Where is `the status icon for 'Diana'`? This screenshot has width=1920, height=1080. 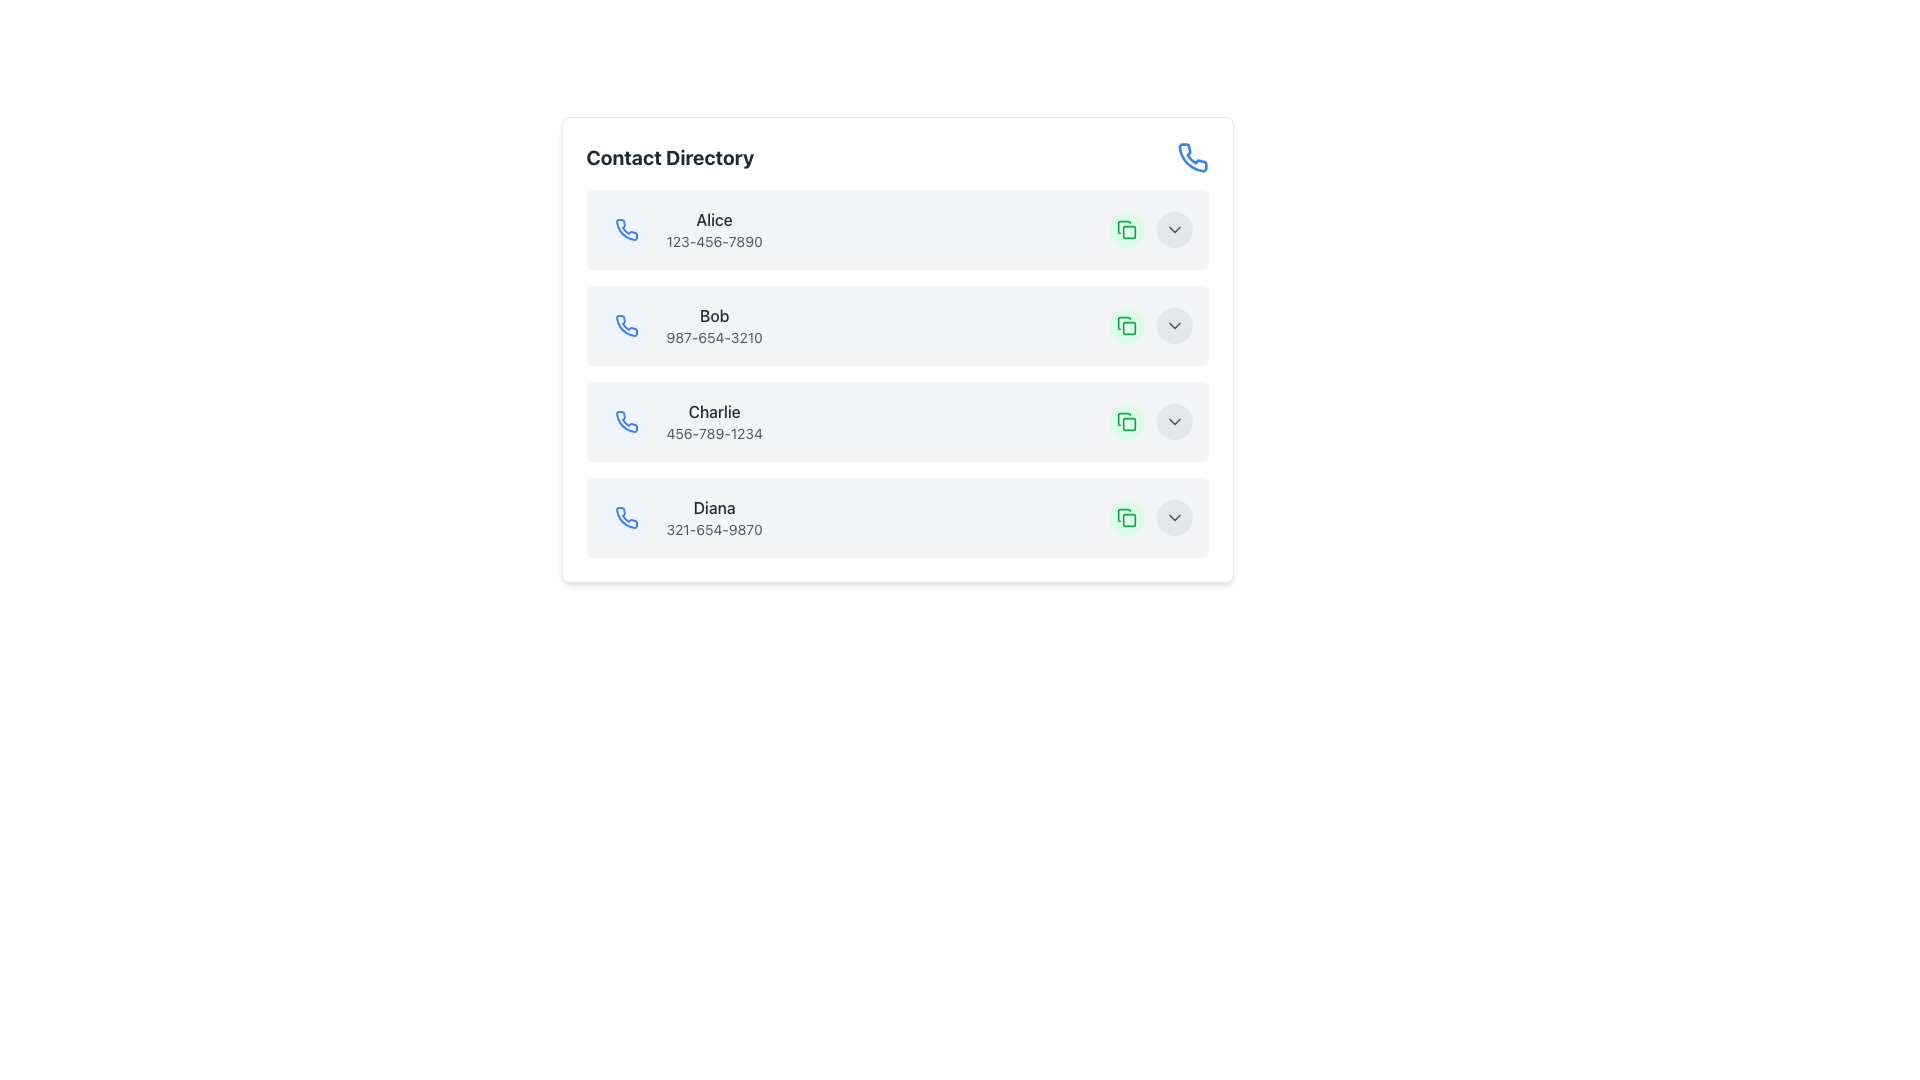 the status icon for 'Diana' is located at coordinates (1128, 519).